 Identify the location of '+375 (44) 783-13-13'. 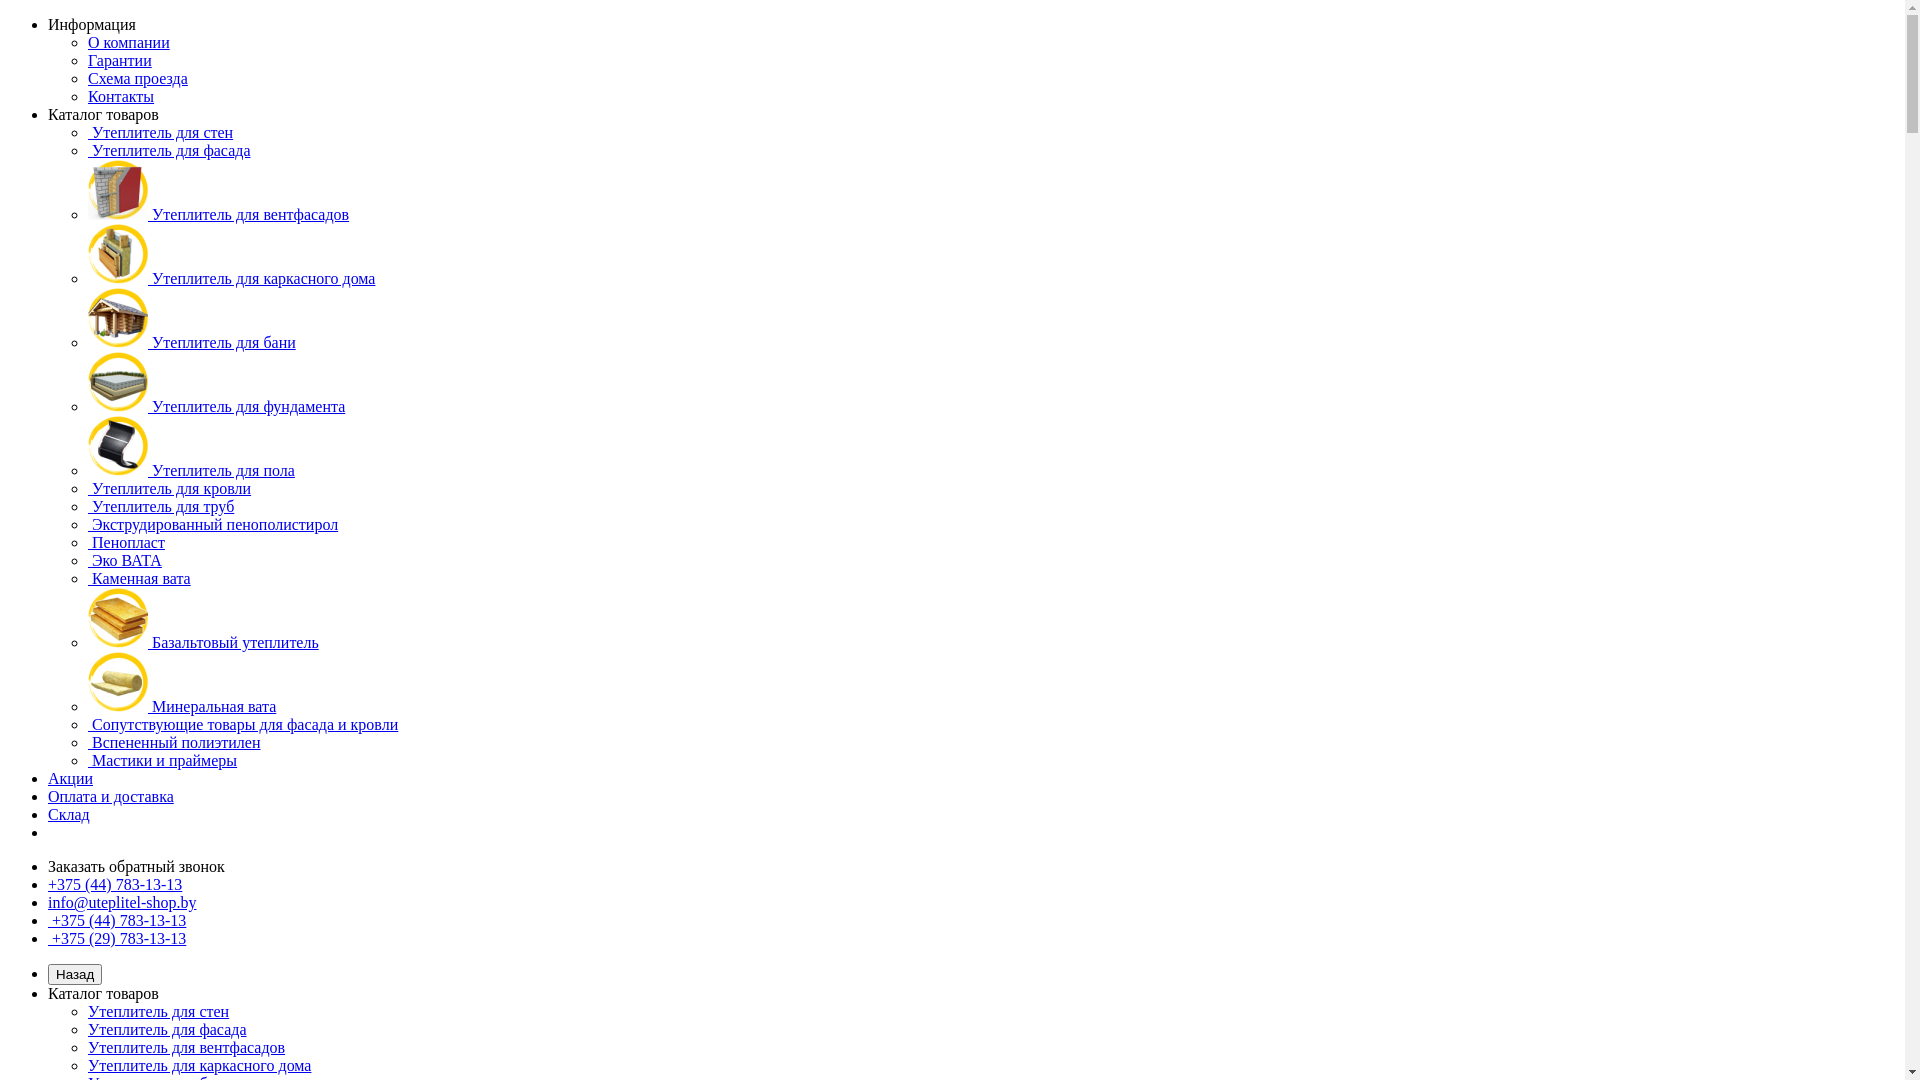
(48, 883).